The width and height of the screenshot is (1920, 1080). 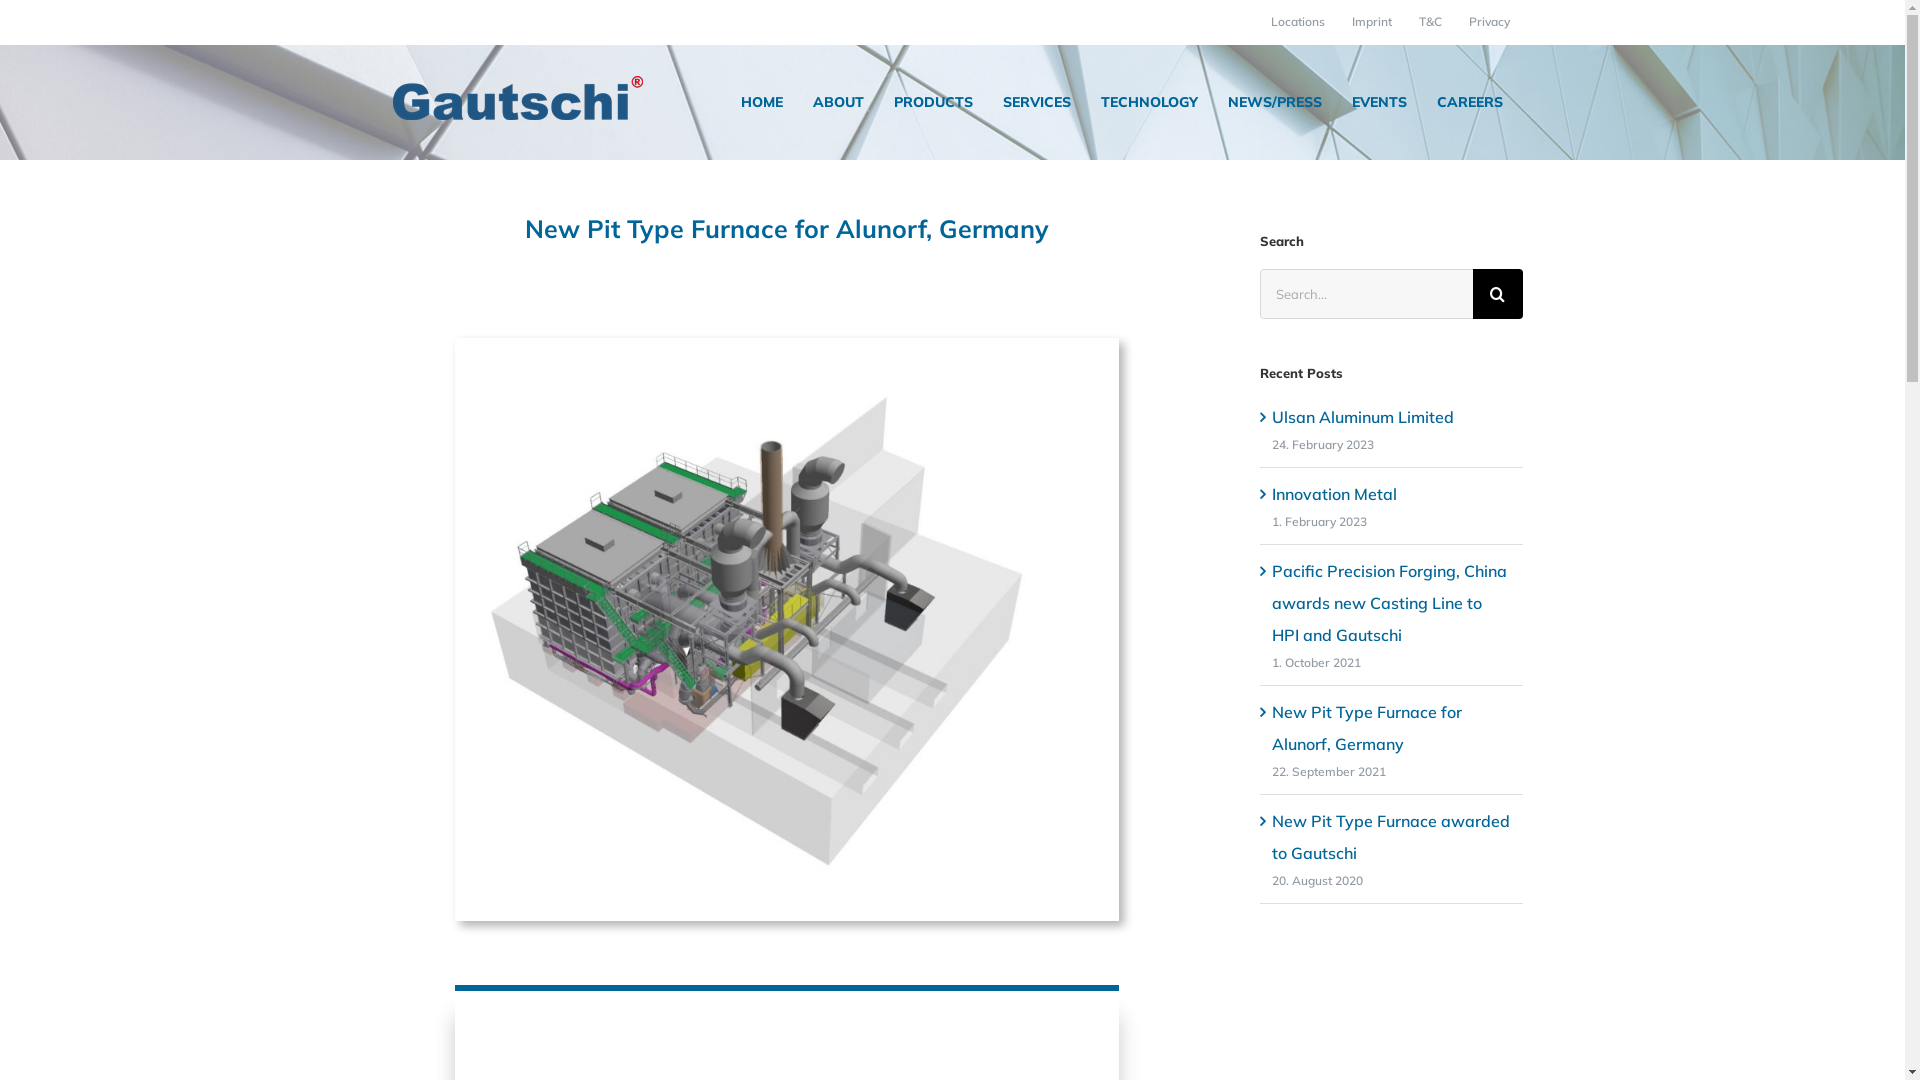 I want to click on 'SERVICES', so click(x=1036, y=101).